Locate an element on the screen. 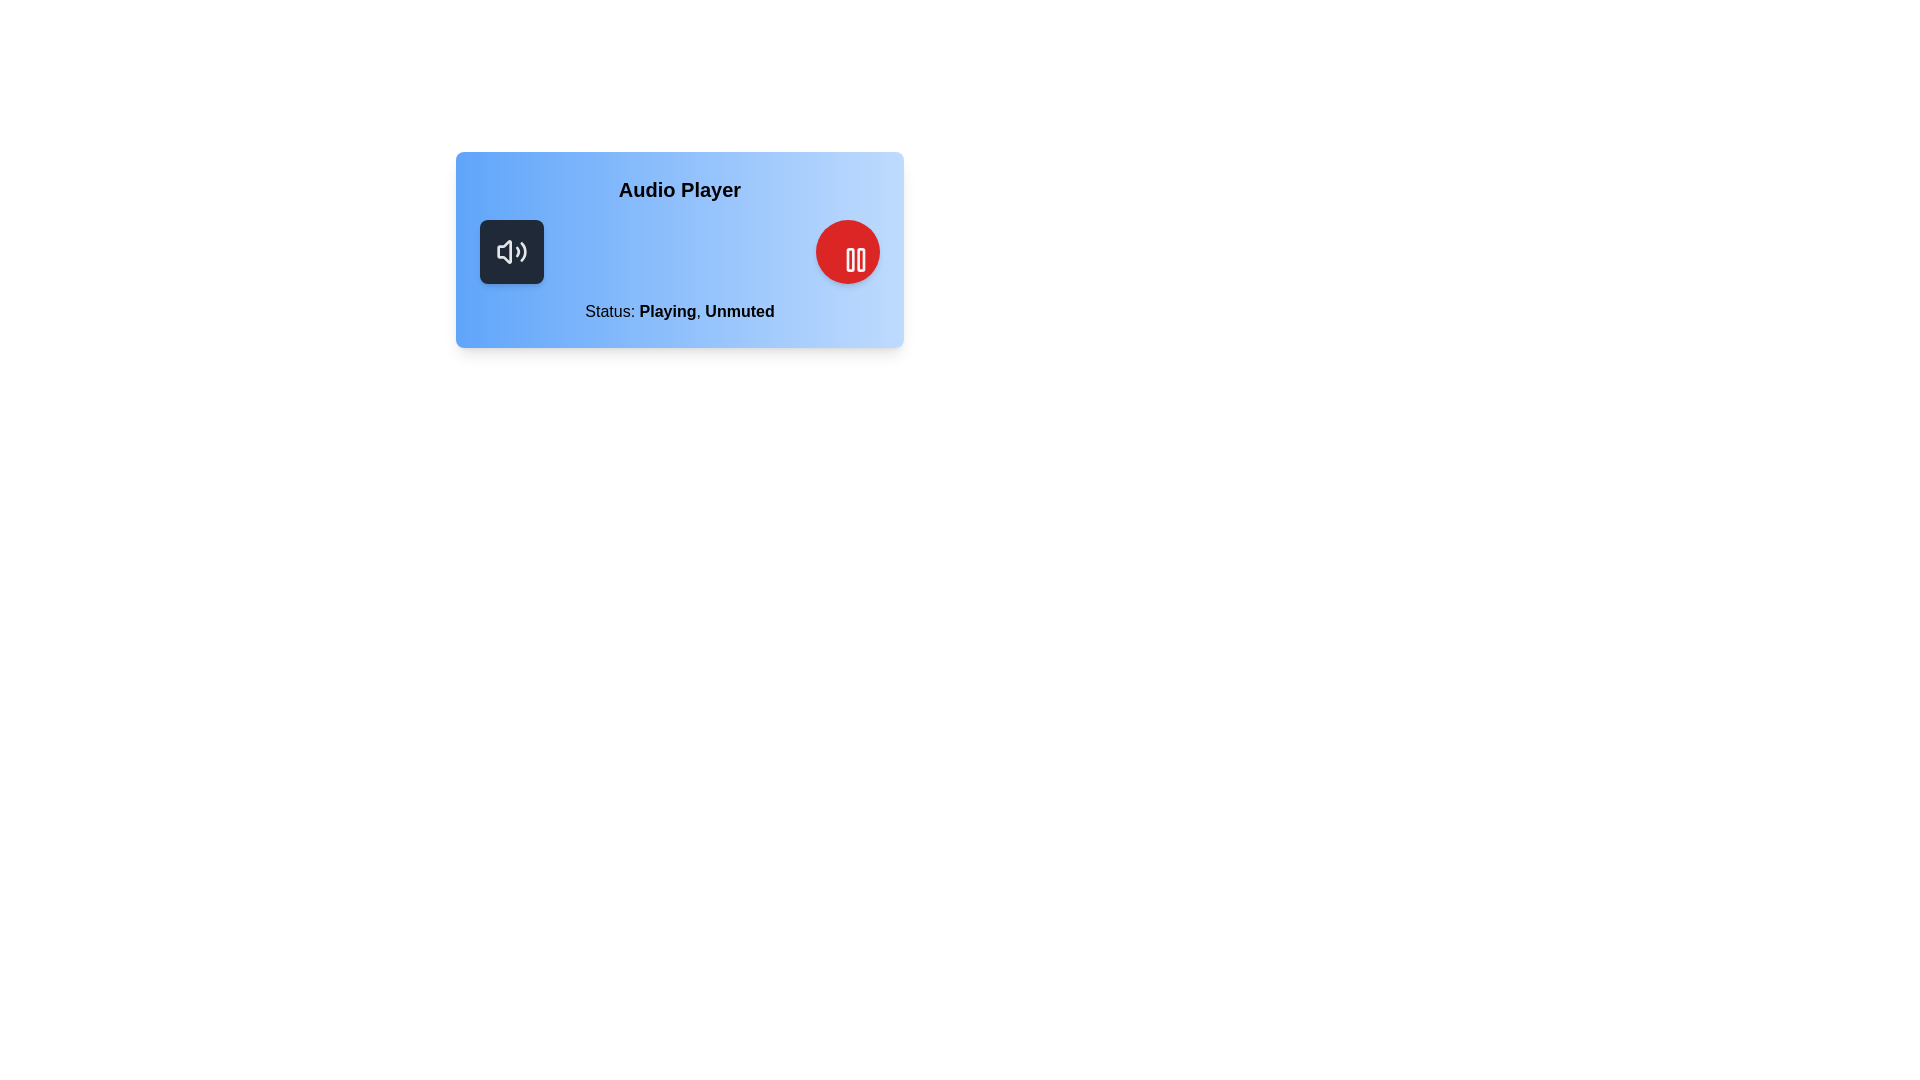 The height and width of the screenshot is (1080, 1920). mute/unmute button to toggle the audio state is located at coordinates (512, 250).